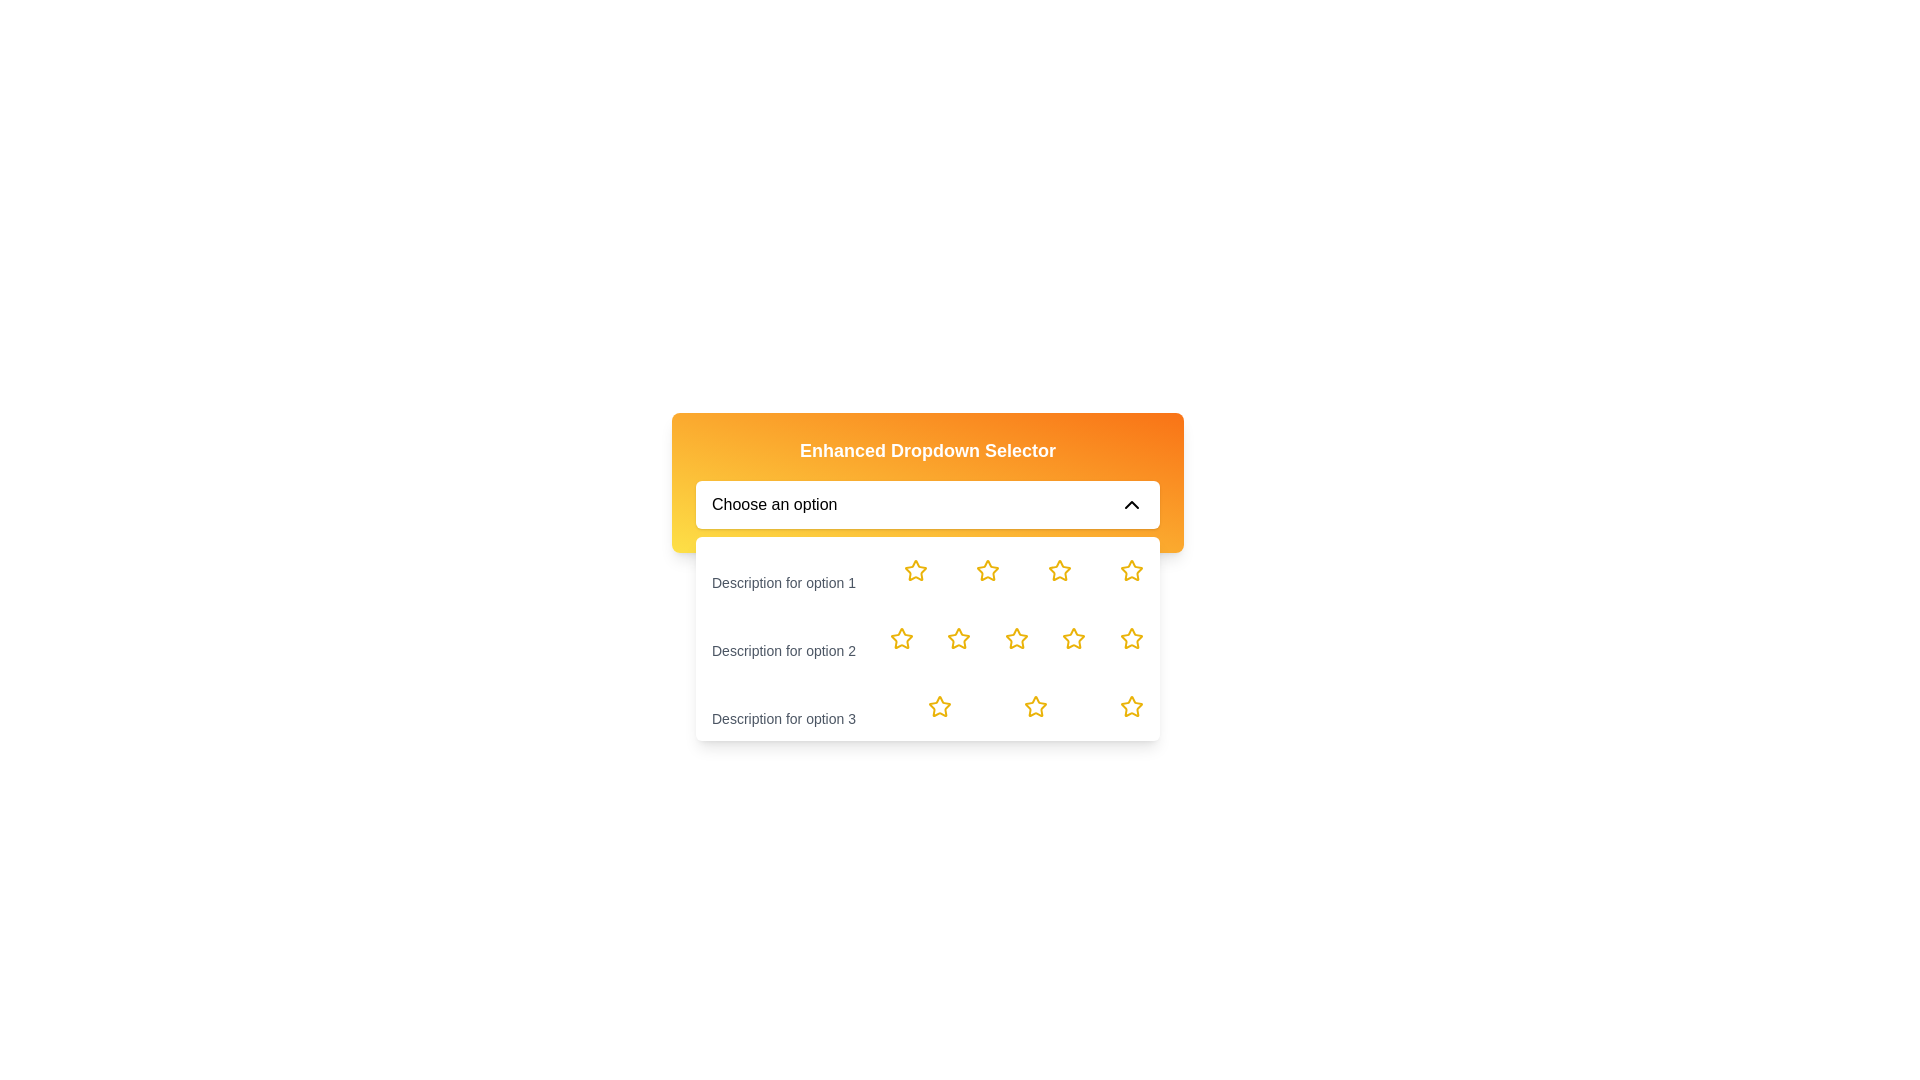 The image size is (1920, 1080). I want to click on the third star in the third row of the grid layout to rate it, so click(939, 705).